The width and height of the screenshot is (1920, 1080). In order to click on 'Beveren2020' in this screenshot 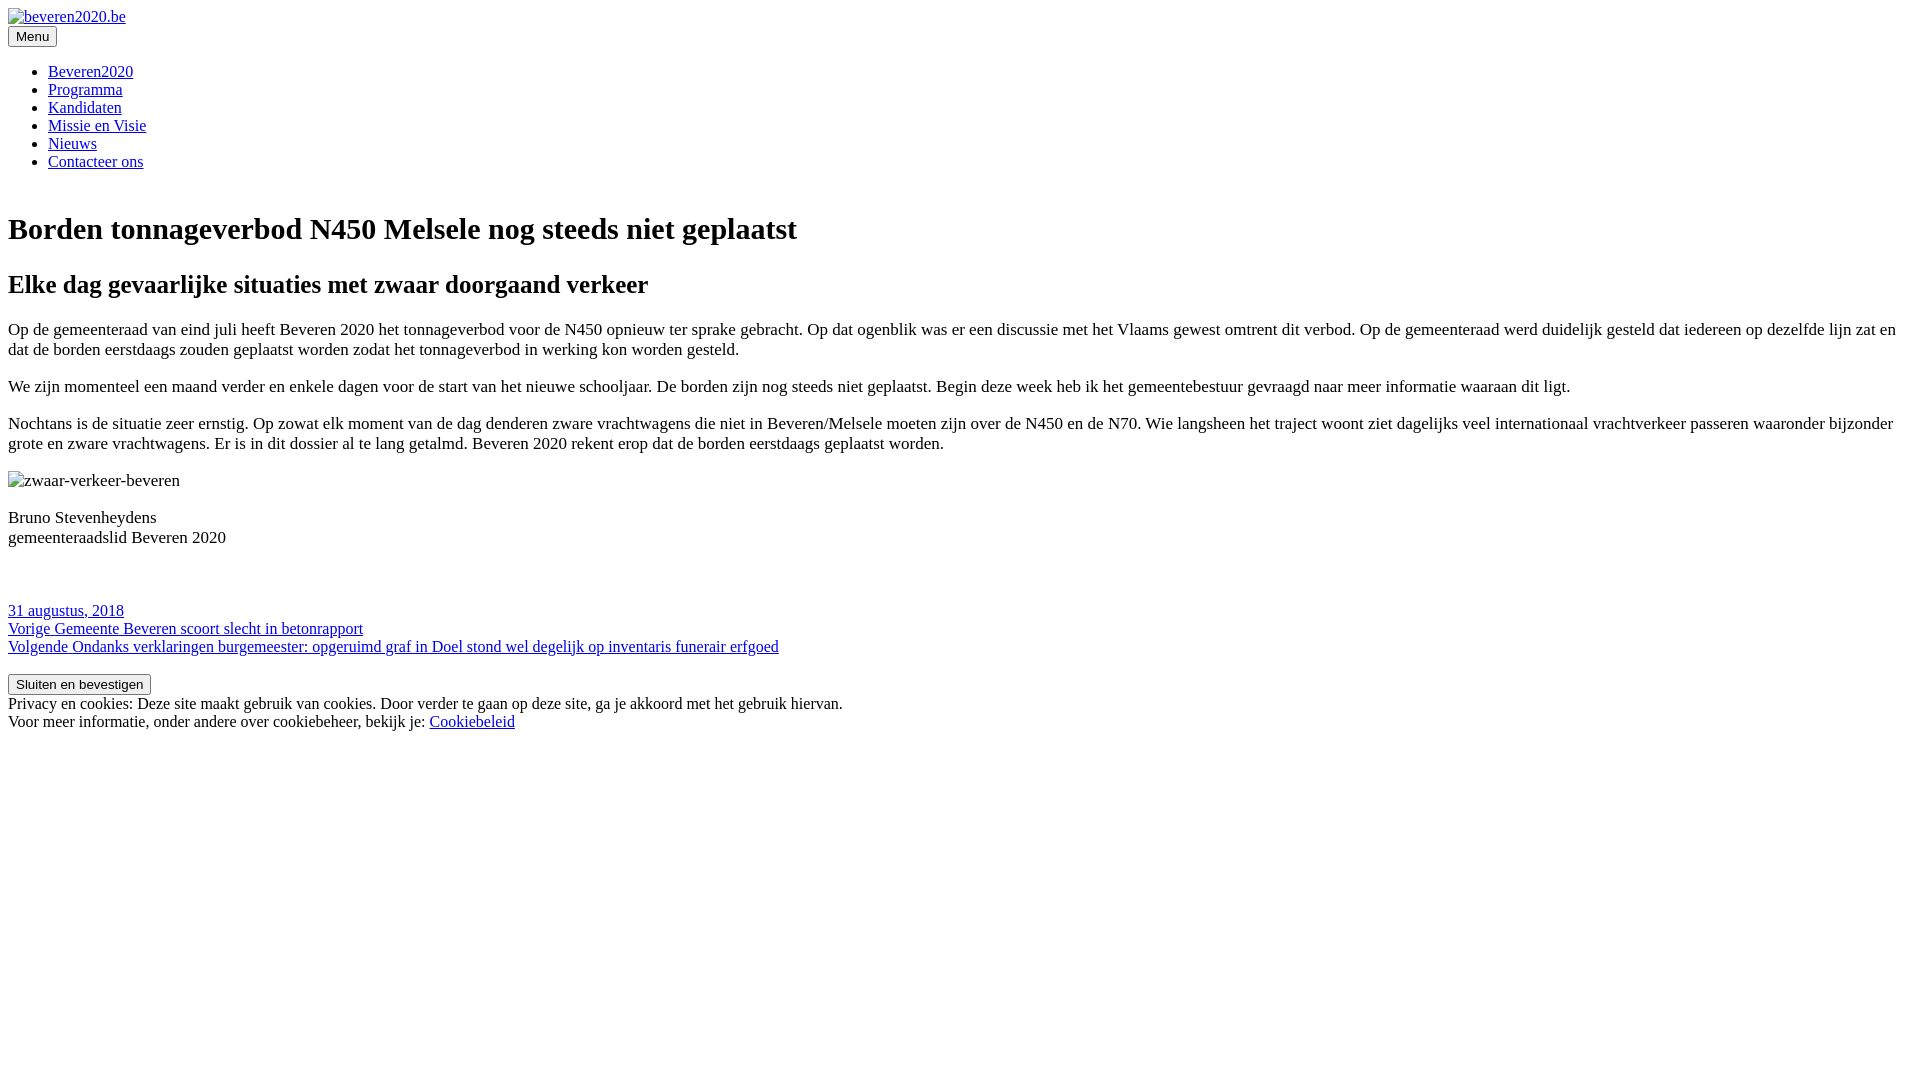, I will do `click(89, 70)`.